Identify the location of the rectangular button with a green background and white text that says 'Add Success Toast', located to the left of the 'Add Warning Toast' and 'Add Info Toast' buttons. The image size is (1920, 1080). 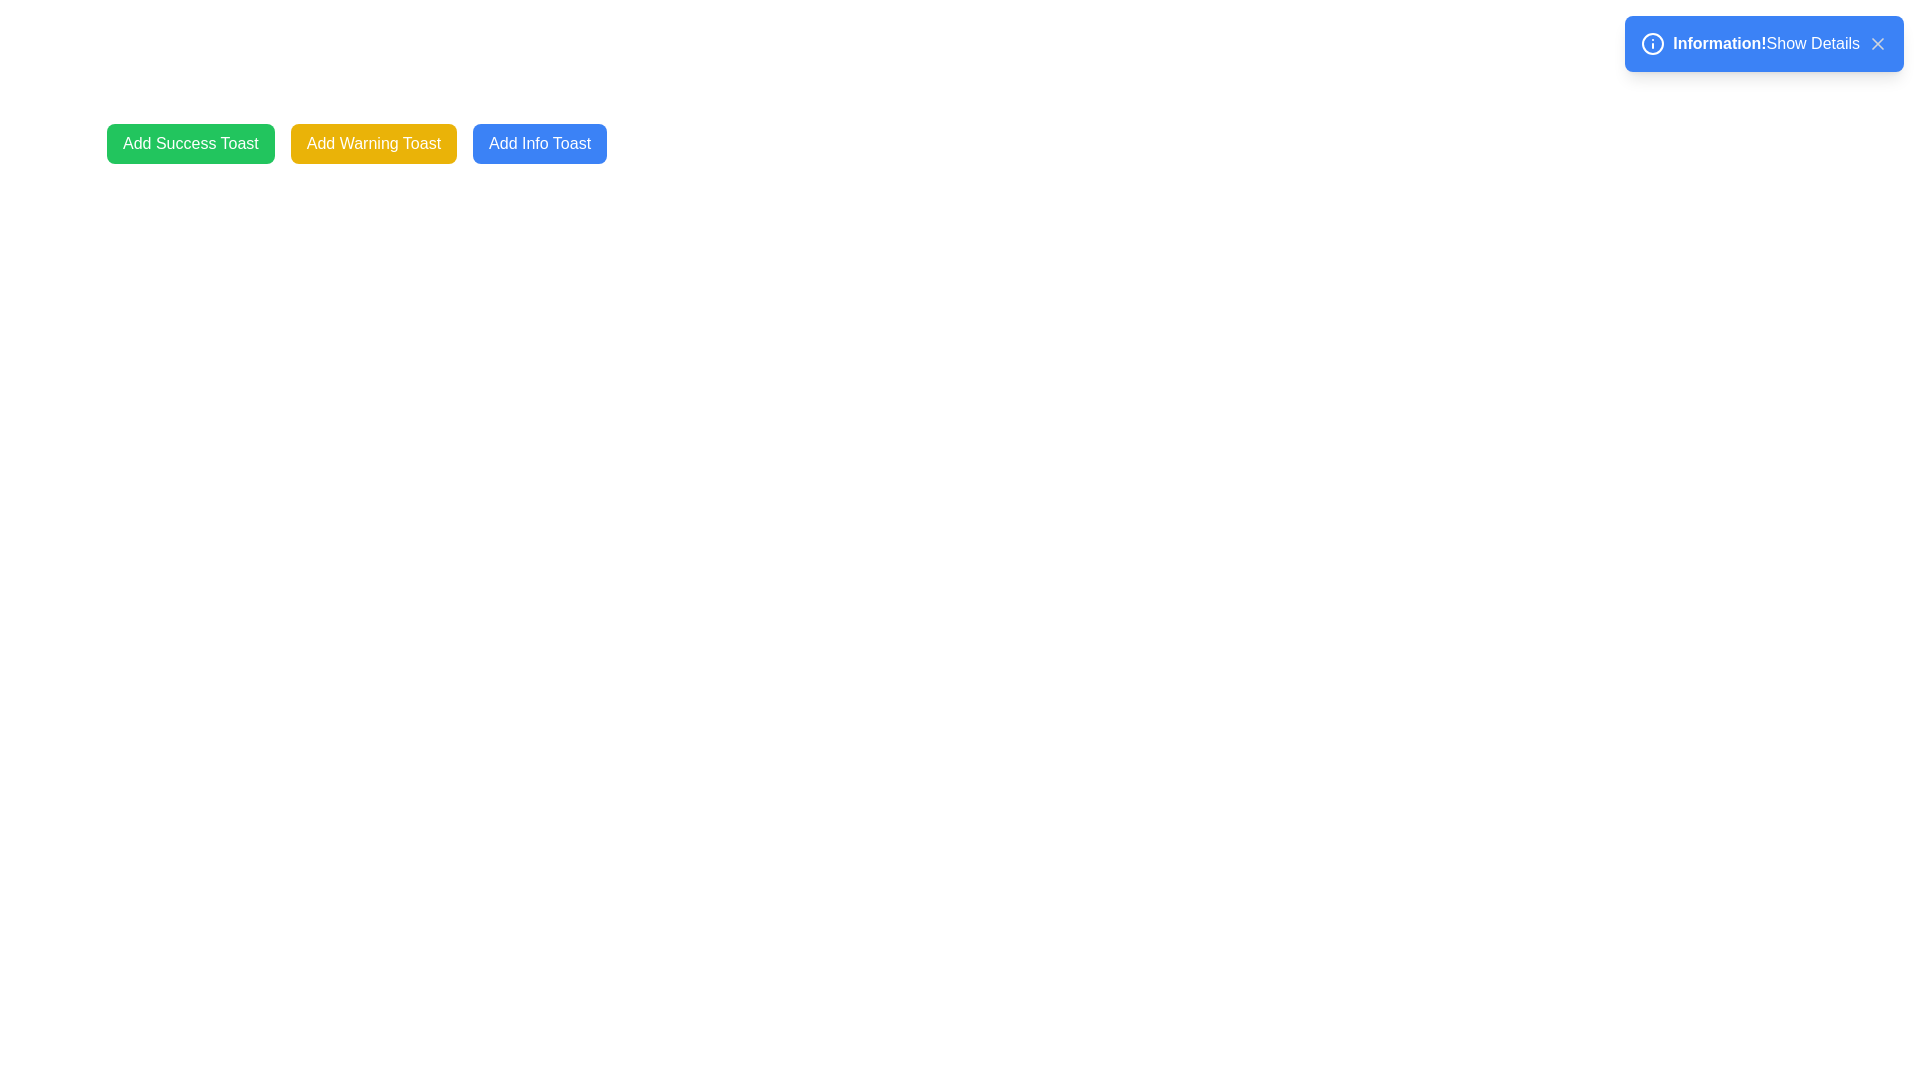
(190, 142).